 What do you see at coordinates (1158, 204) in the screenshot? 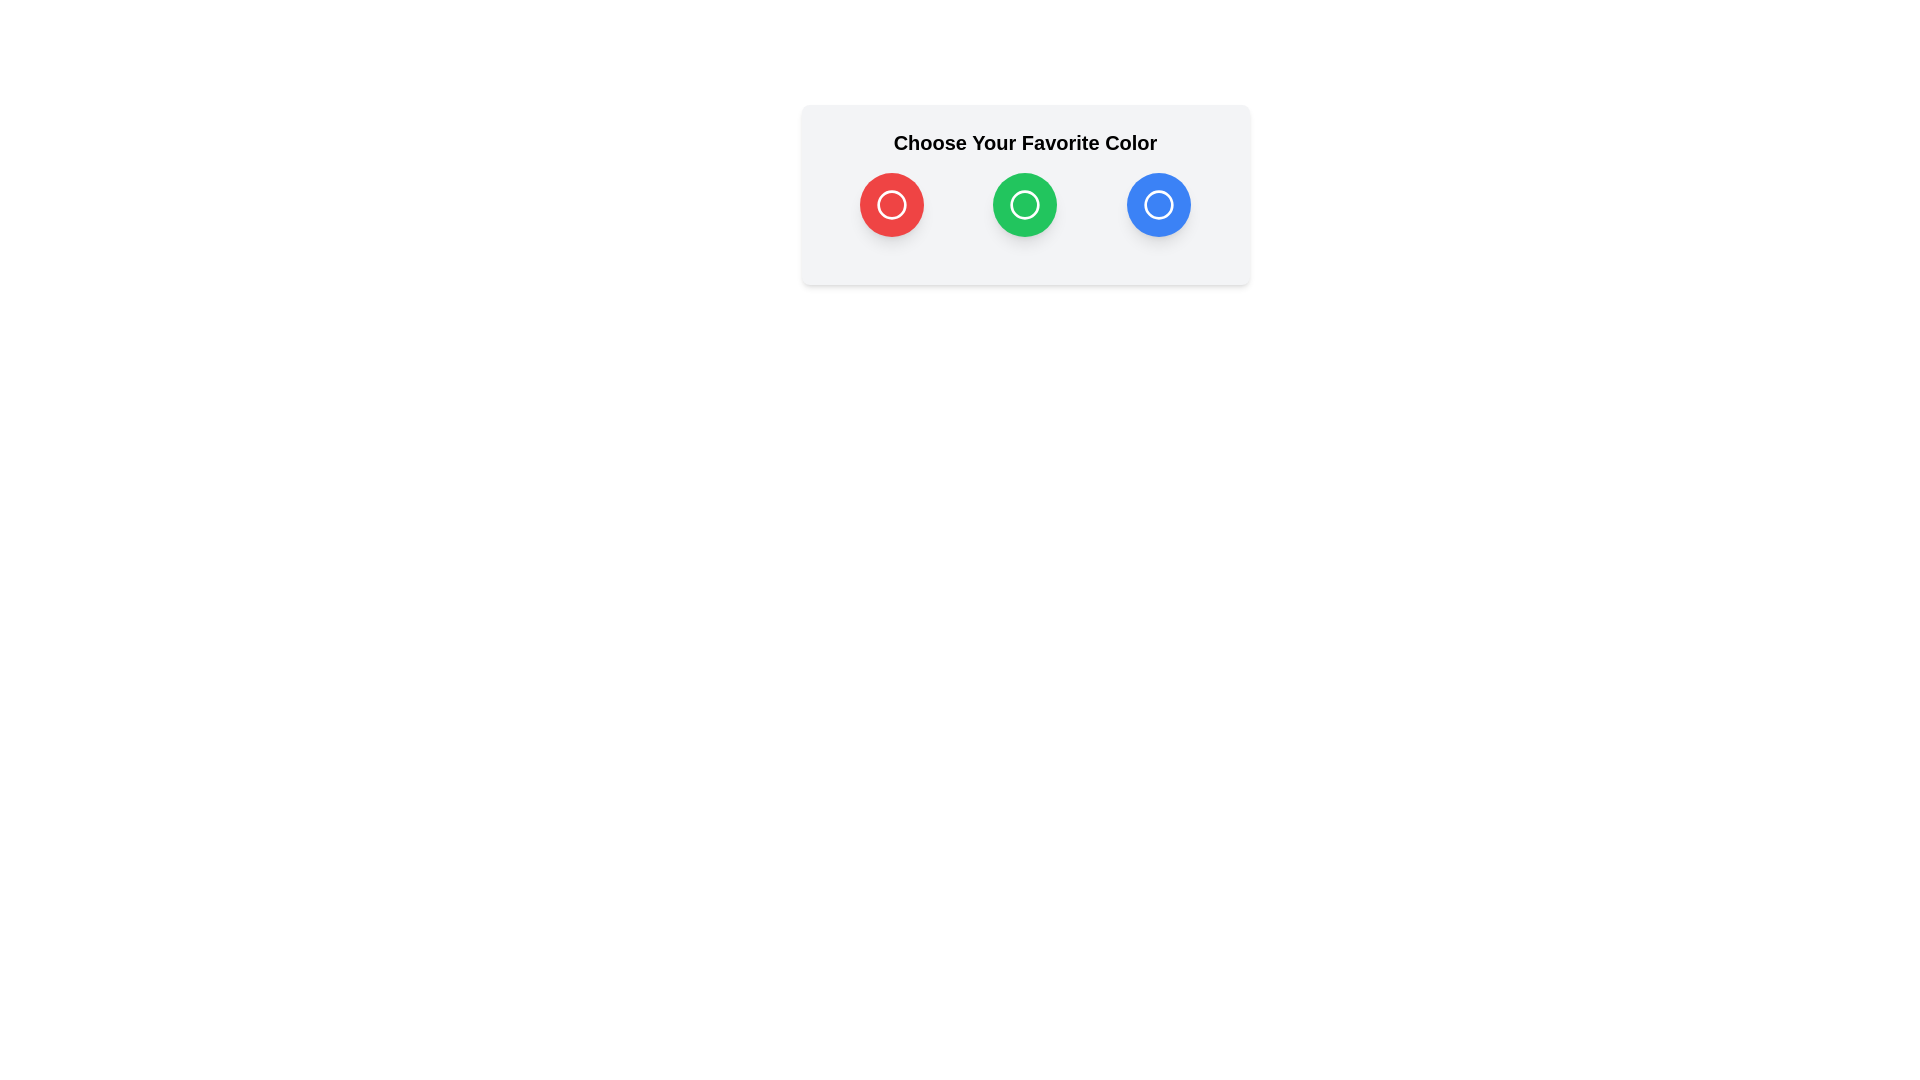
I see `the color option Blue` at bounding box center [1158, 204].